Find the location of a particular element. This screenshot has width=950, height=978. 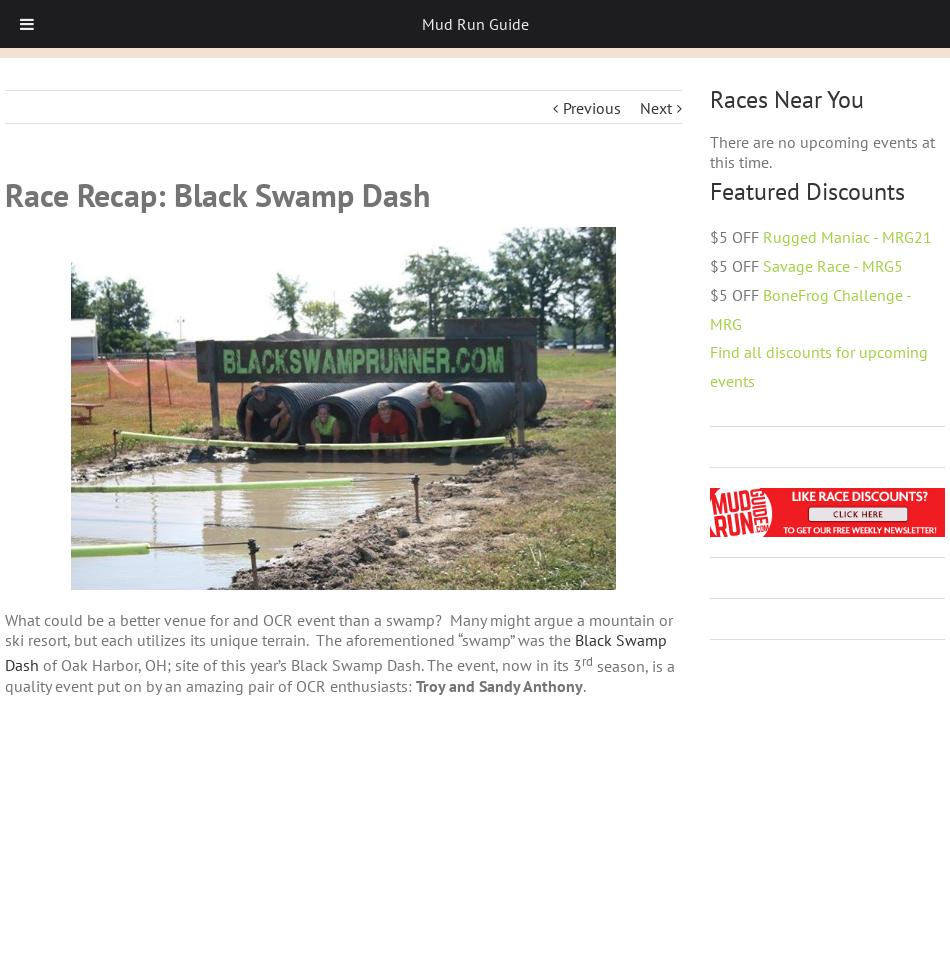

'Rugged Maniac - MRG21' is located at coordinates (762, 236).